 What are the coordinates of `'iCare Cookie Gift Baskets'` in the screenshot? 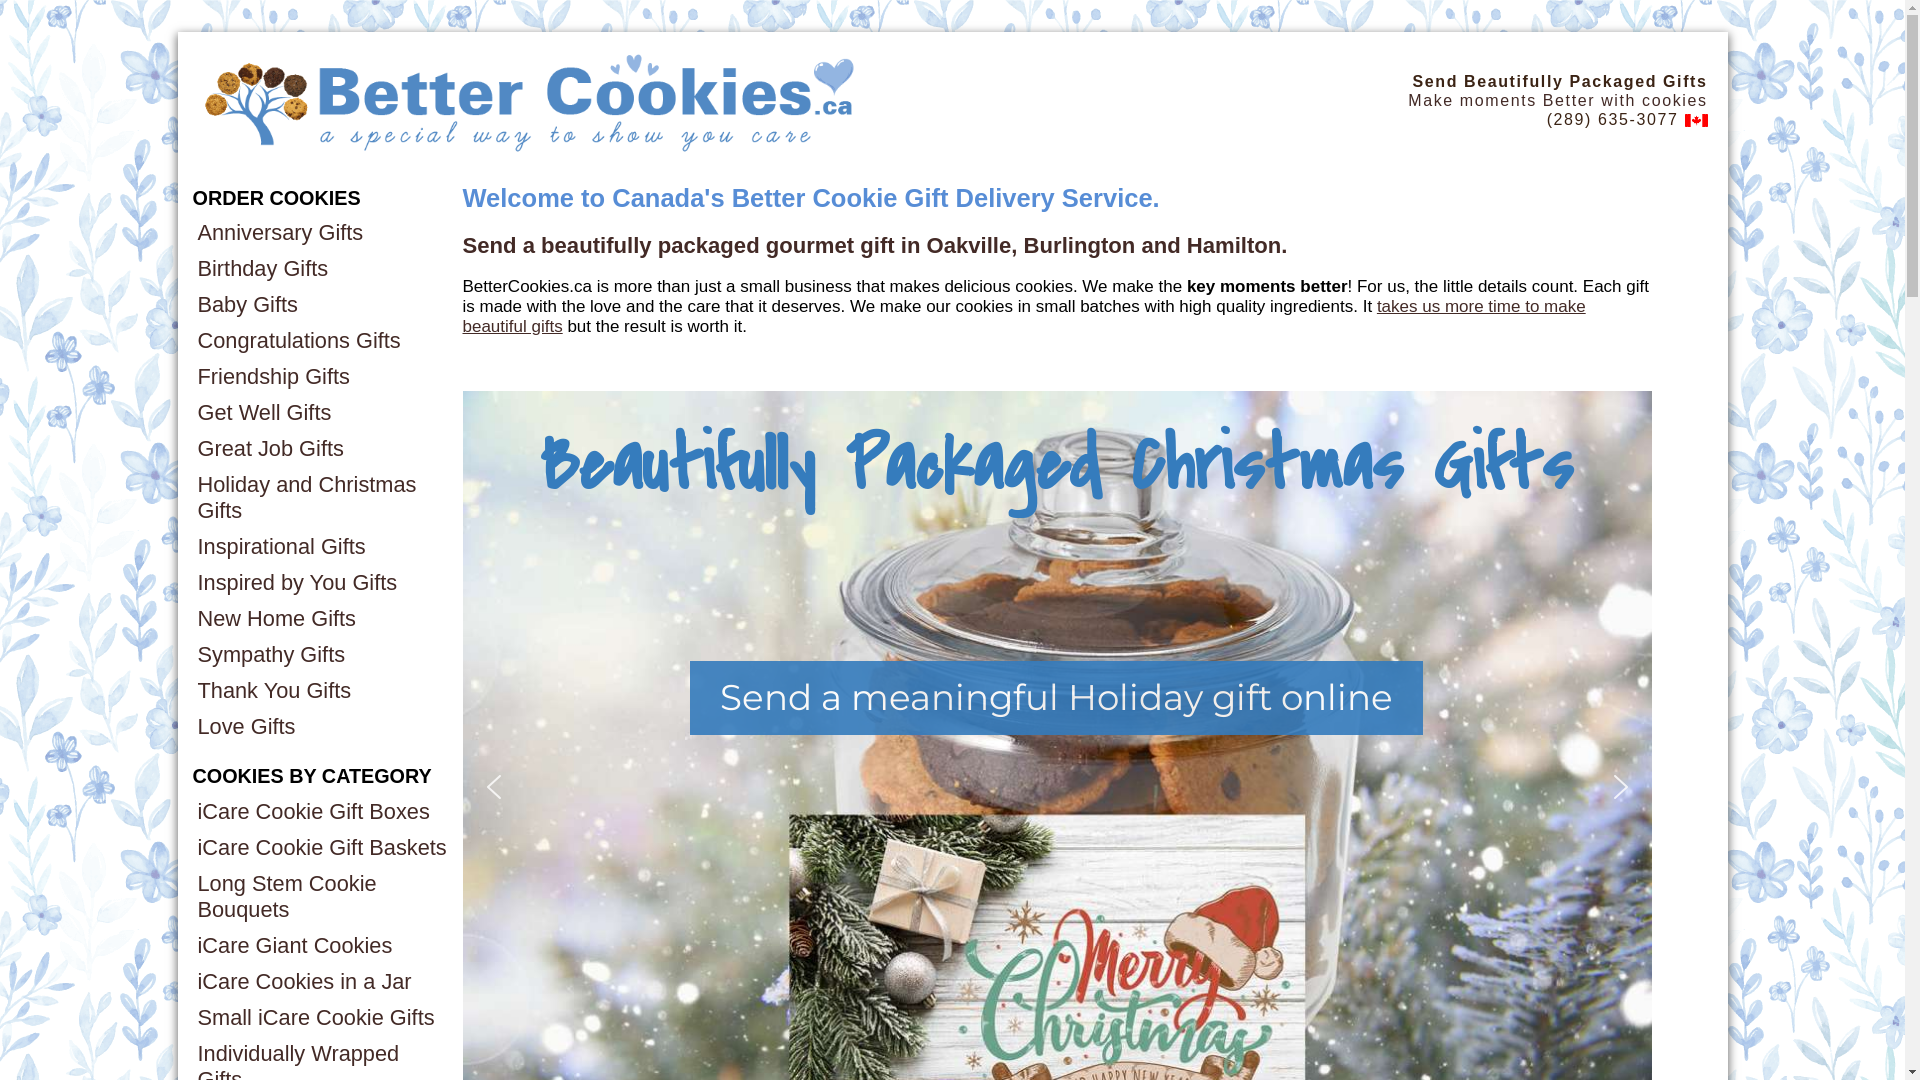 It's located at (321, 848).